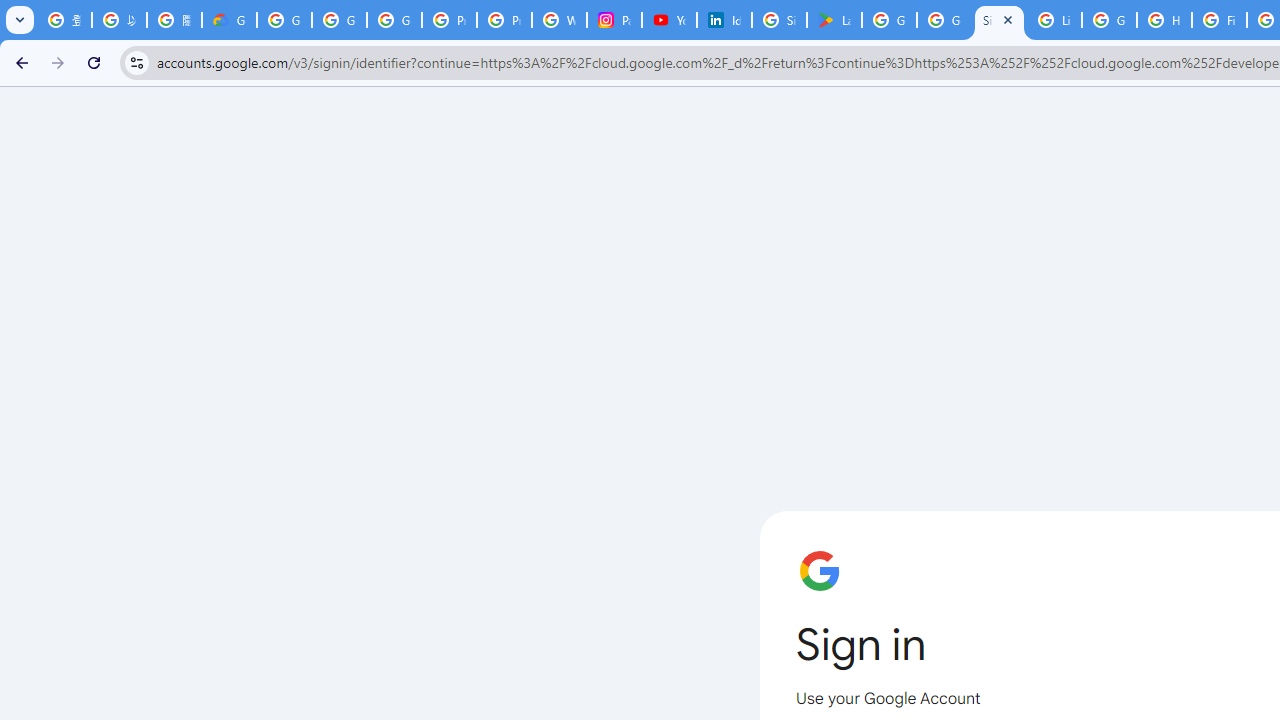 Image resolution: width=1280 pixels, height=720 pixels. I want to click on 'How do I create a new Google Account? - Google Account Help', so click(1164, 20).